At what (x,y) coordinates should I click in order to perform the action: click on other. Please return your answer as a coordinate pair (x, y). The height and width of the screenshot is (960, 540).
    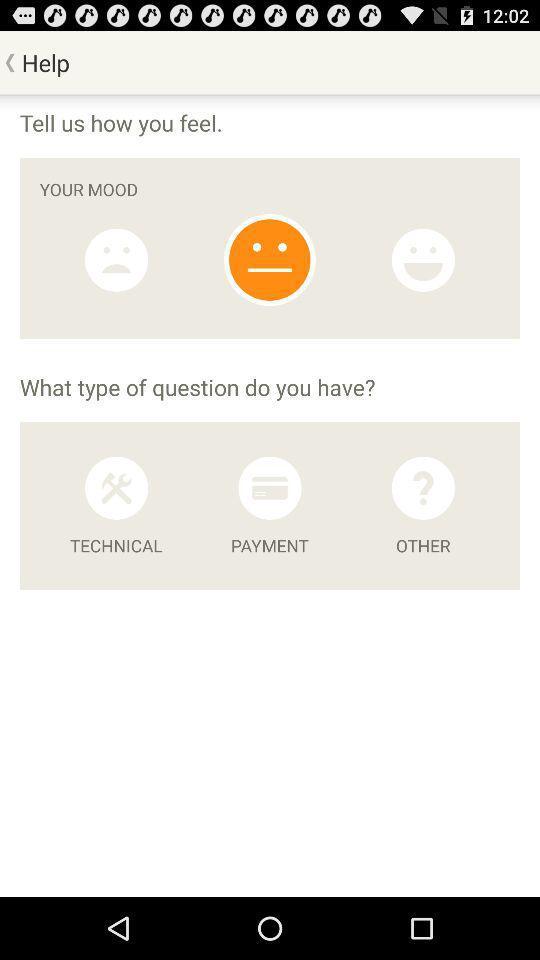
    Looking at the image, I should click on (422, 487).